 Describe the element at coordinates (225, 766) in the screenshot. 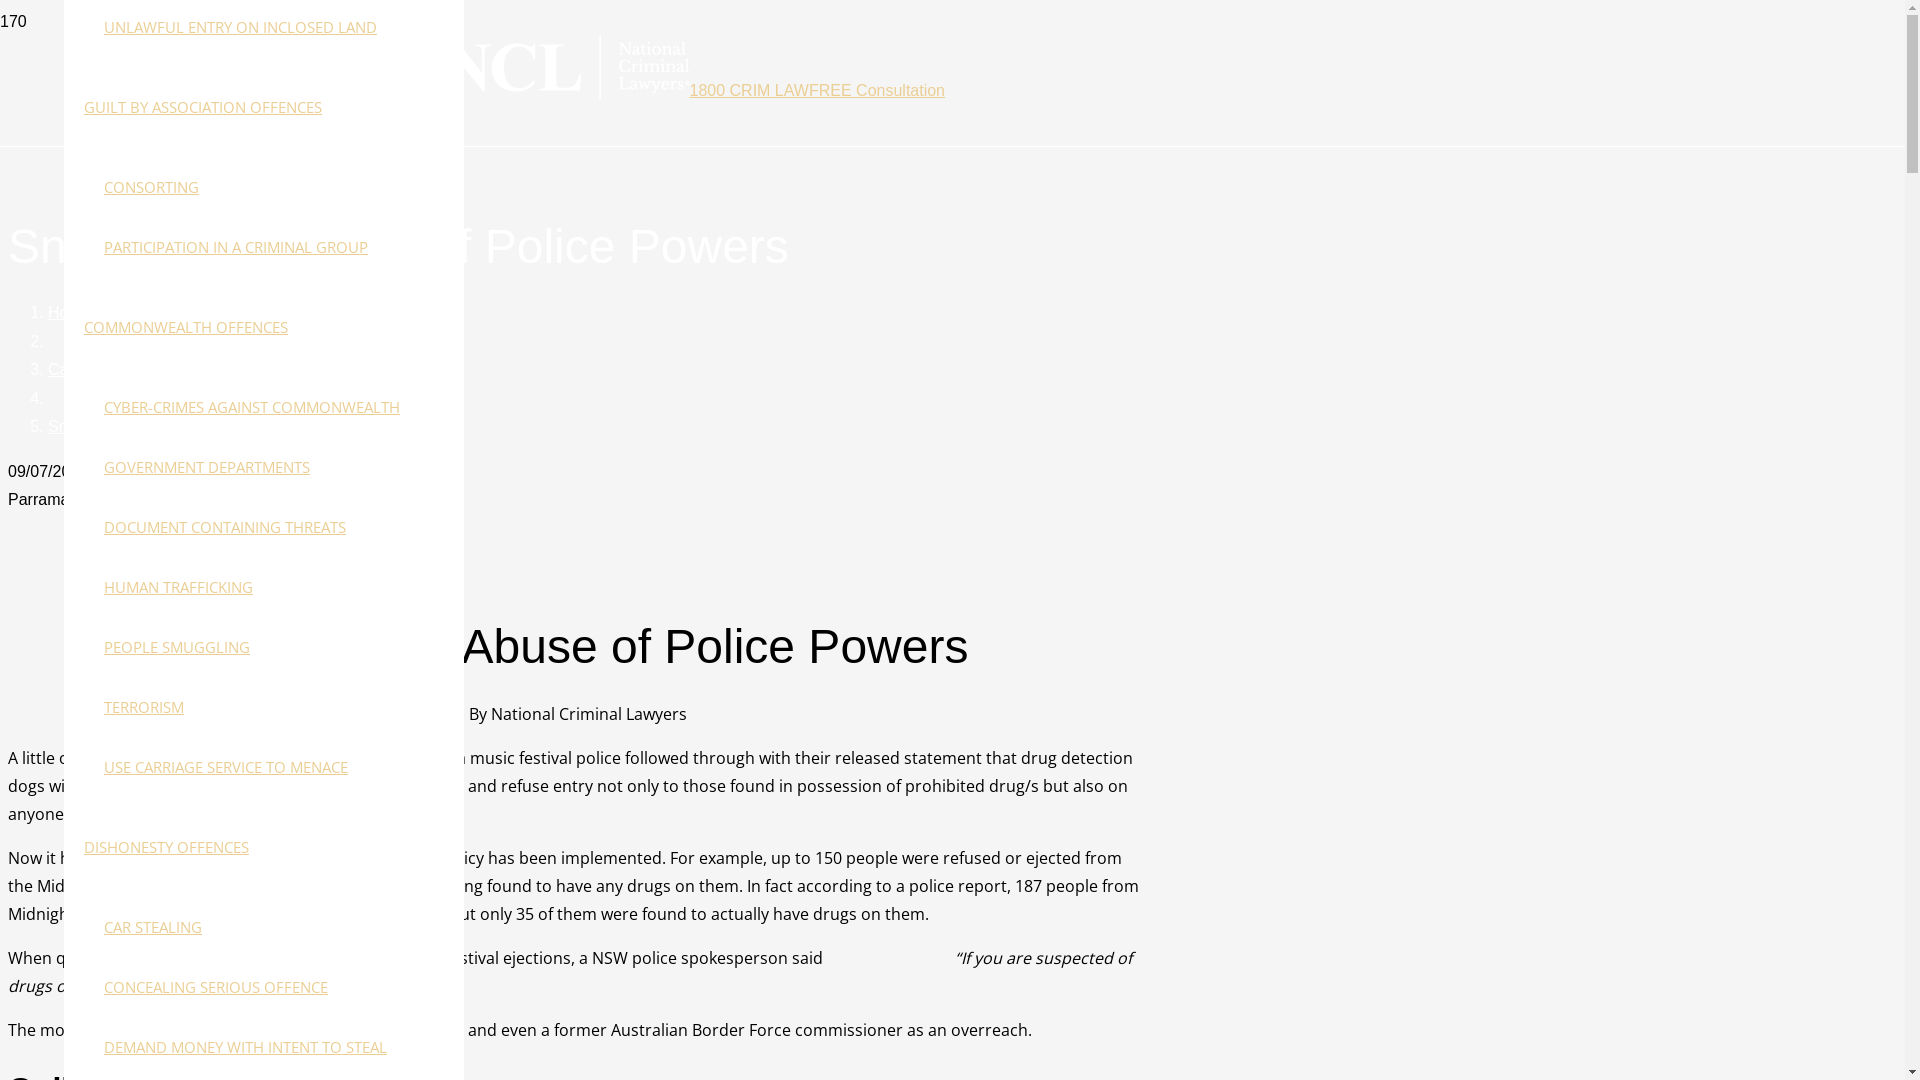

I see `'USE CARRIAGE SERVICE TO MENACE'` at that location.